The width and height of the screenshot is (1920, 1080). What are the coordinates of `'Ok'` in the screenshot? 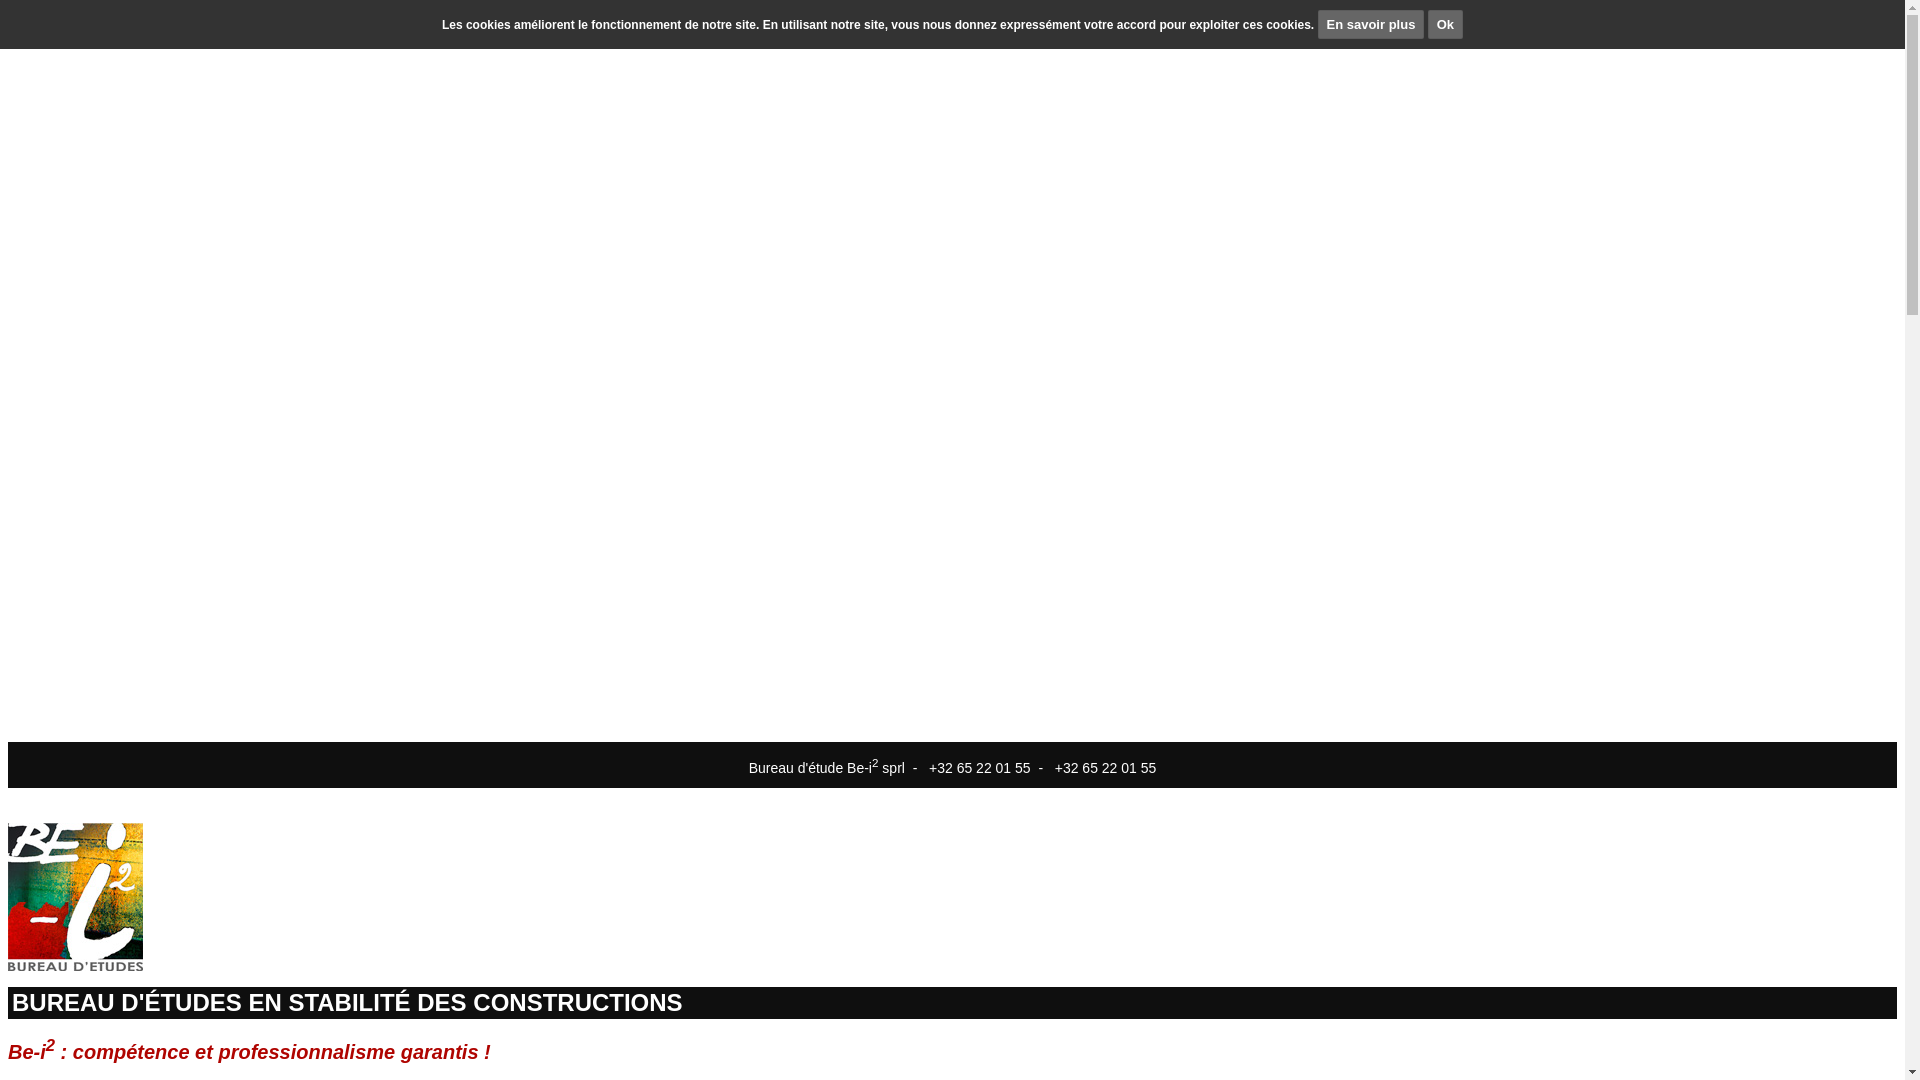 It's located at (1445, 24).